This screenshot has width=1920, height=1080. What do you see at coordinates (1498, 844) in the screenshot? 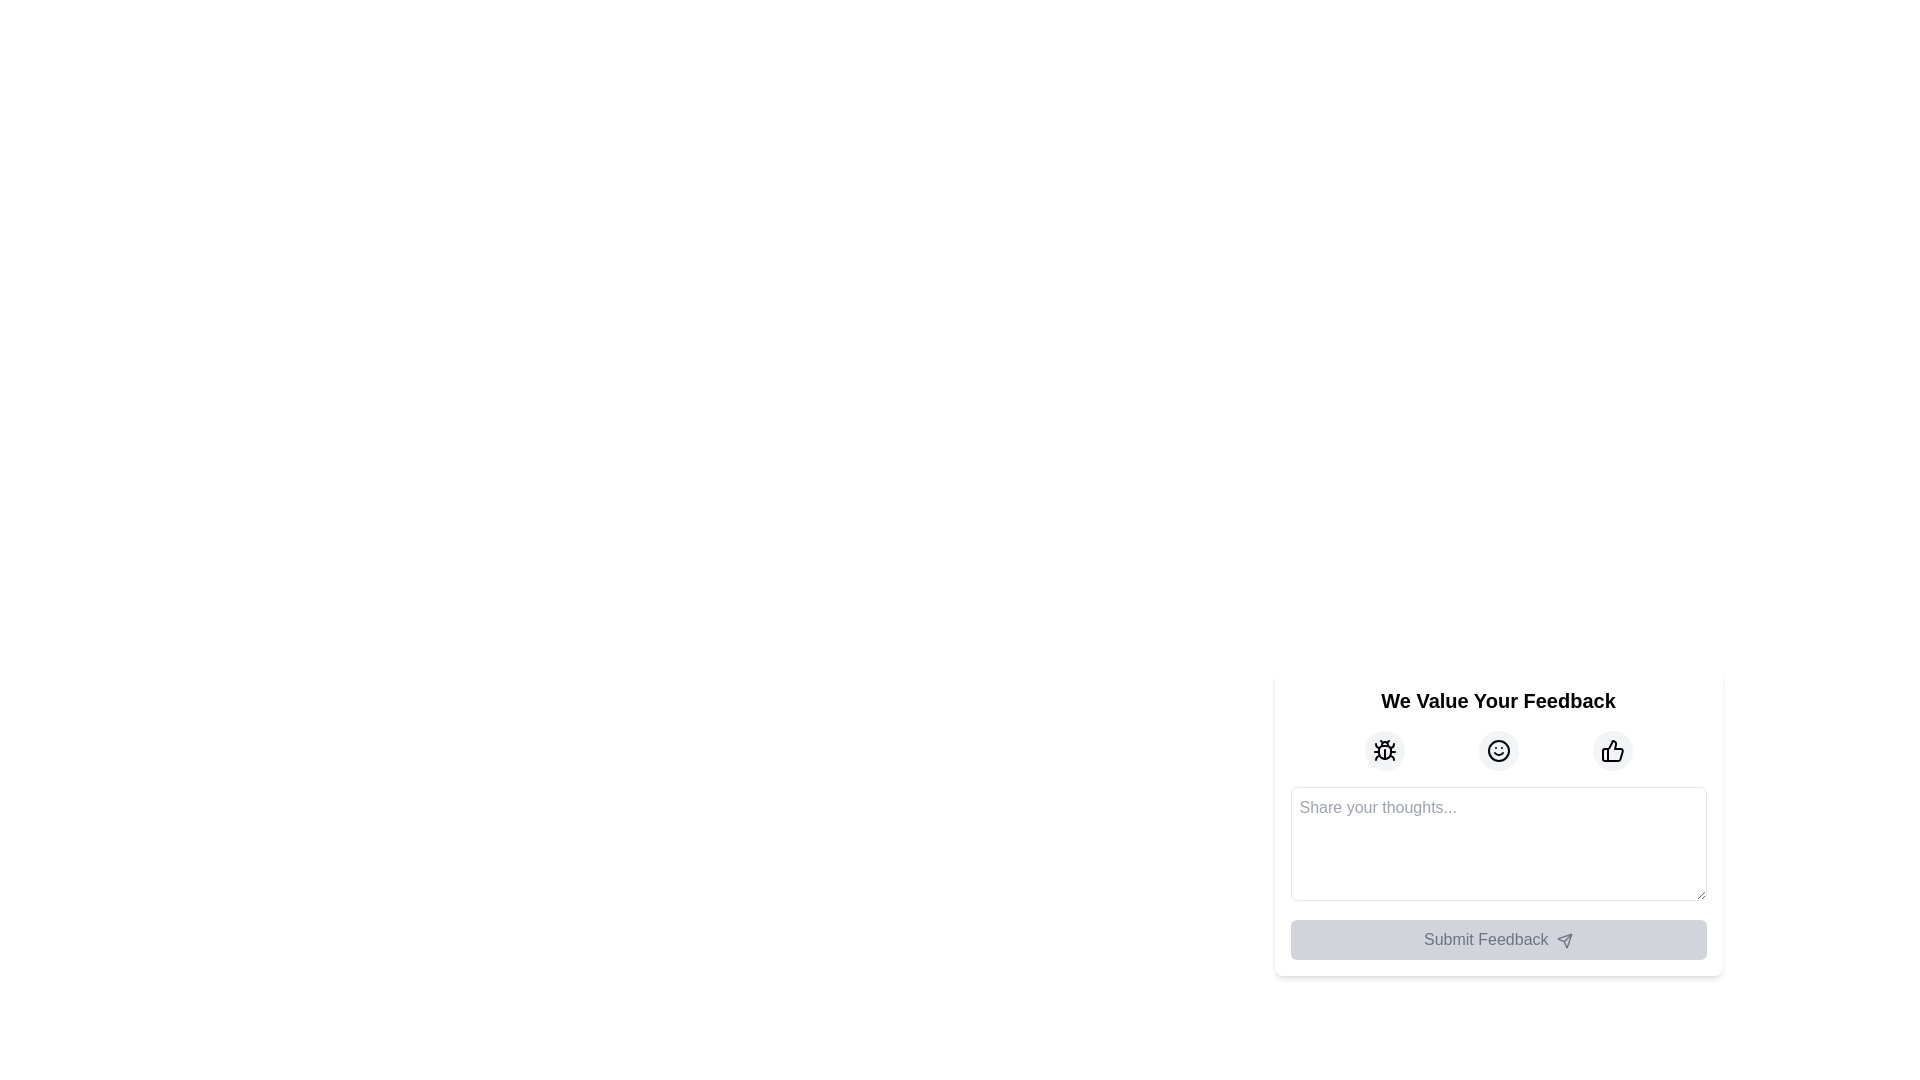
I see `text within the Multi-line Text Input Field that has a placeholder reading 'Share your thoughts...'` at bounding box center [1498, 844].